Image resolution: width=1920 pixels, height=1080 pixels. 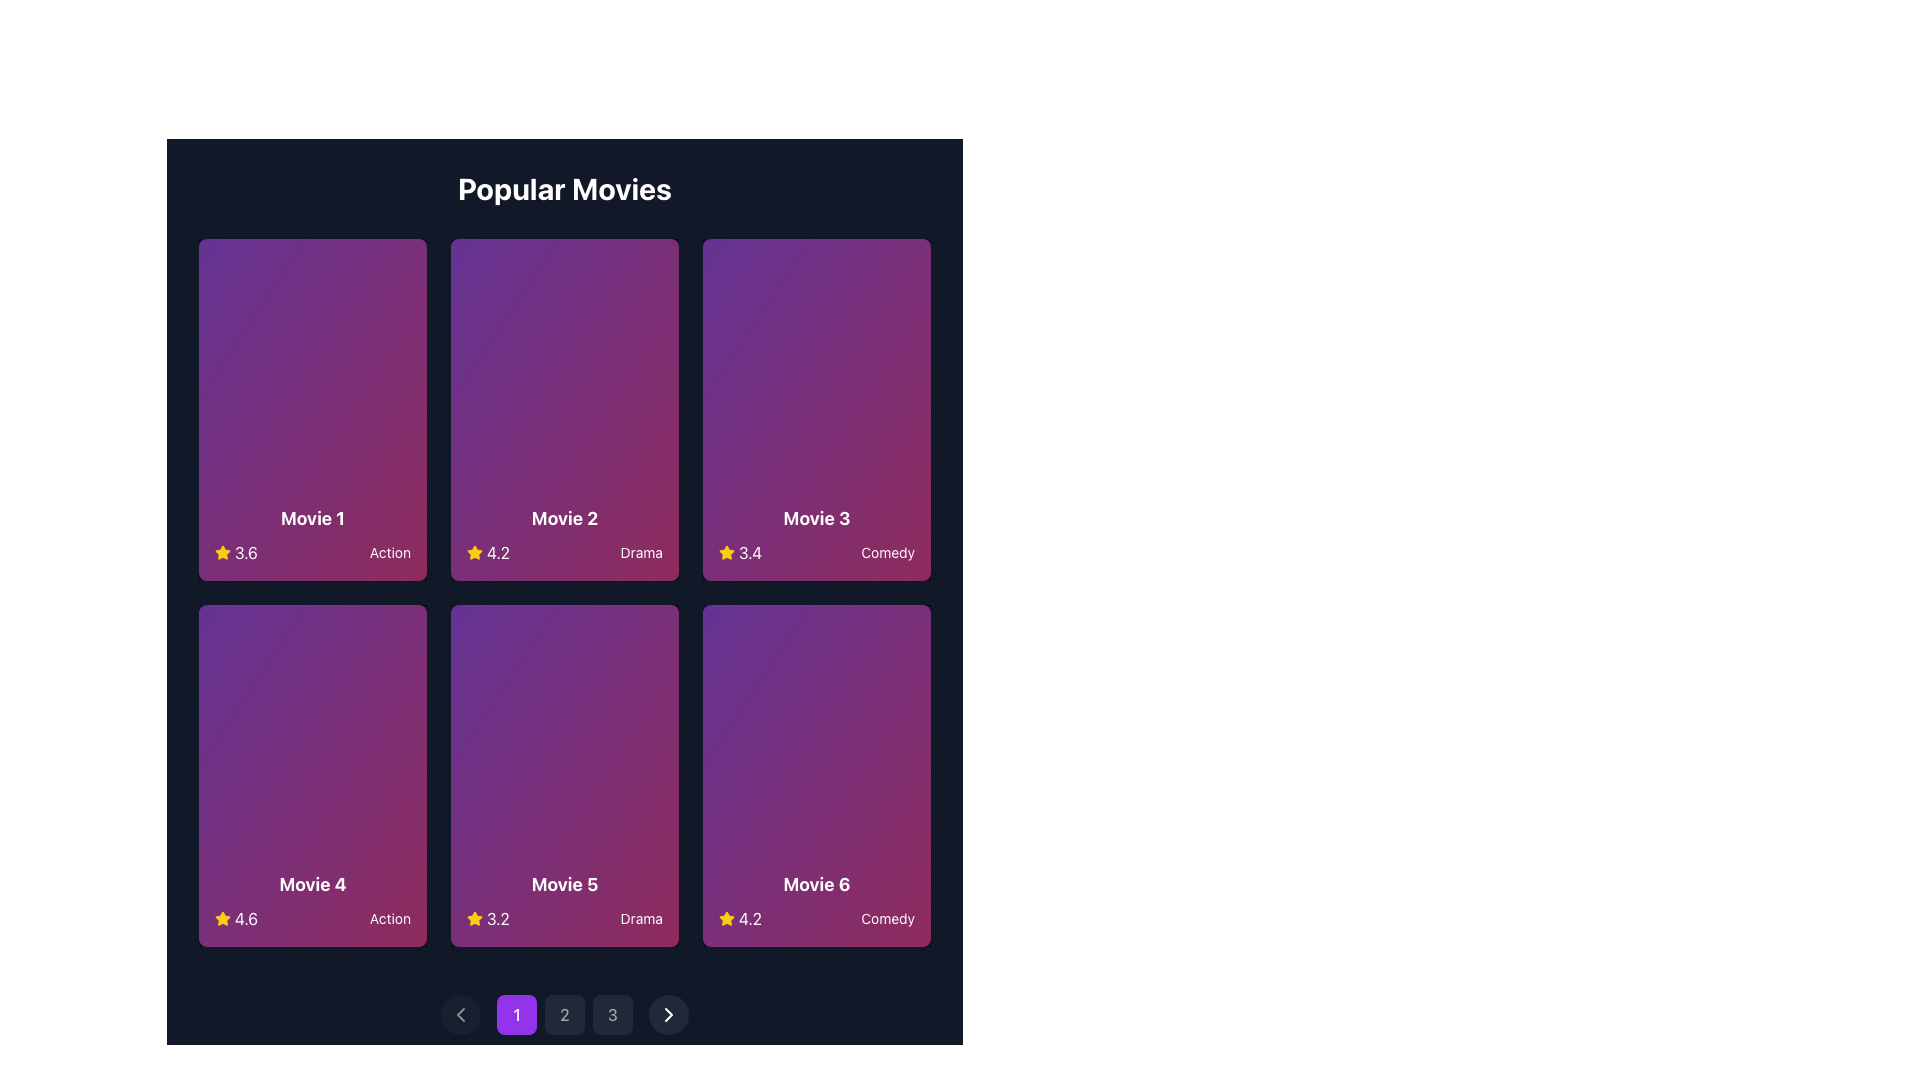 I want to click on the static text label that reads 'Drama', which is located at the bottom-right of the 'Movie 5' card, next to a yellow star icon, so click(x=641, y=918).